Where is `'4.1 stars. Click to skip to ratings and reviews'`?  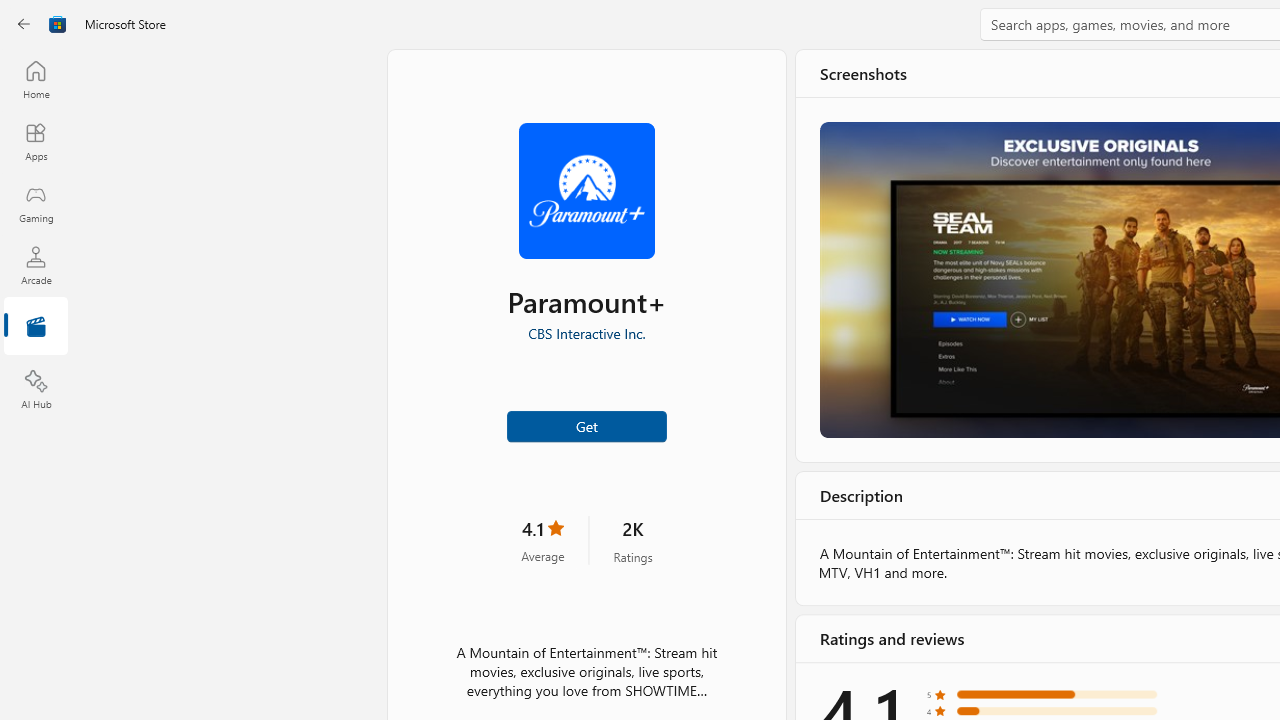 '4.1 stars. Click to skip to ratings and reviews' is located at coordinates (542, 540).